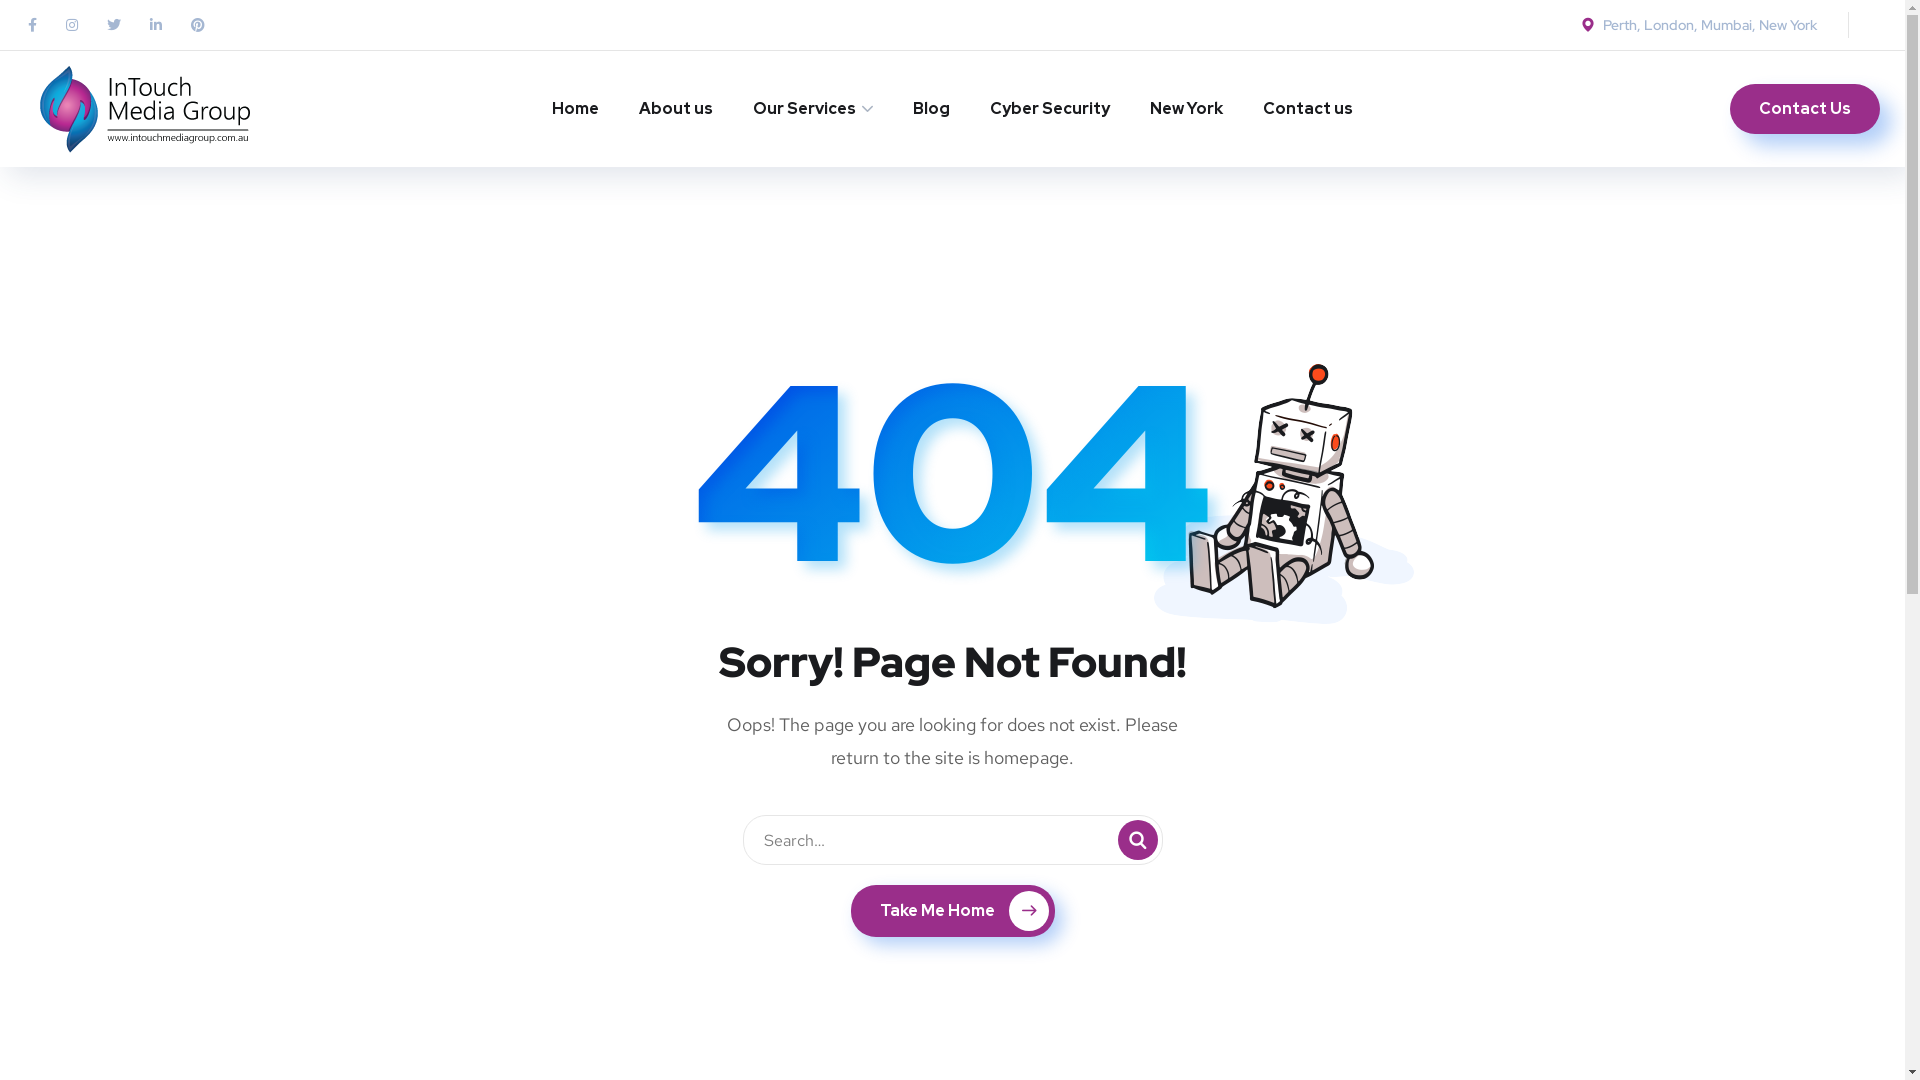 The height and width of the screenshot is (1080, 1920). Describe the element at coordinates (676, 108) in the screenshot. I see `'About us'` at that location.